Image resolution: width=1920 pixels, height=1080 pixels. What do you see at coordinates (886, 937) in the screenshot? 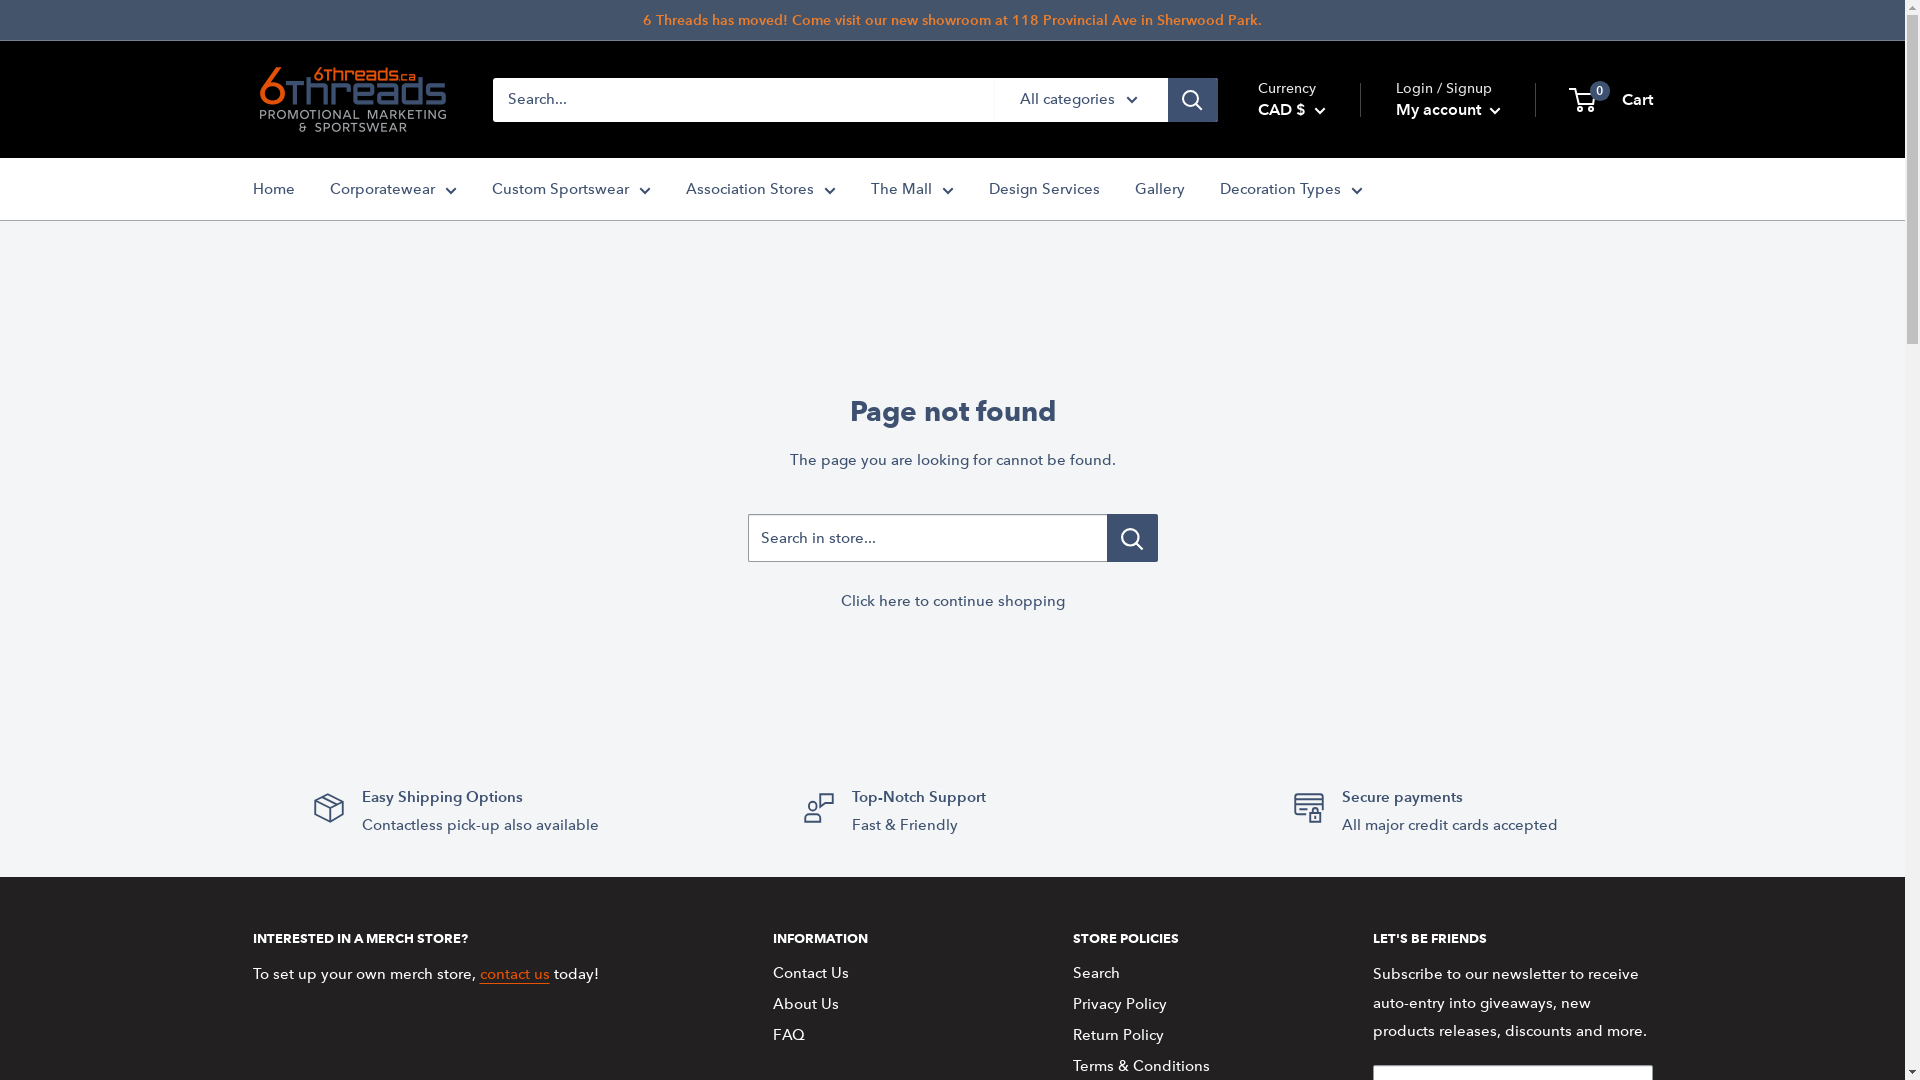
I see `'INFORMATION'` at bounding box center [886, 937].